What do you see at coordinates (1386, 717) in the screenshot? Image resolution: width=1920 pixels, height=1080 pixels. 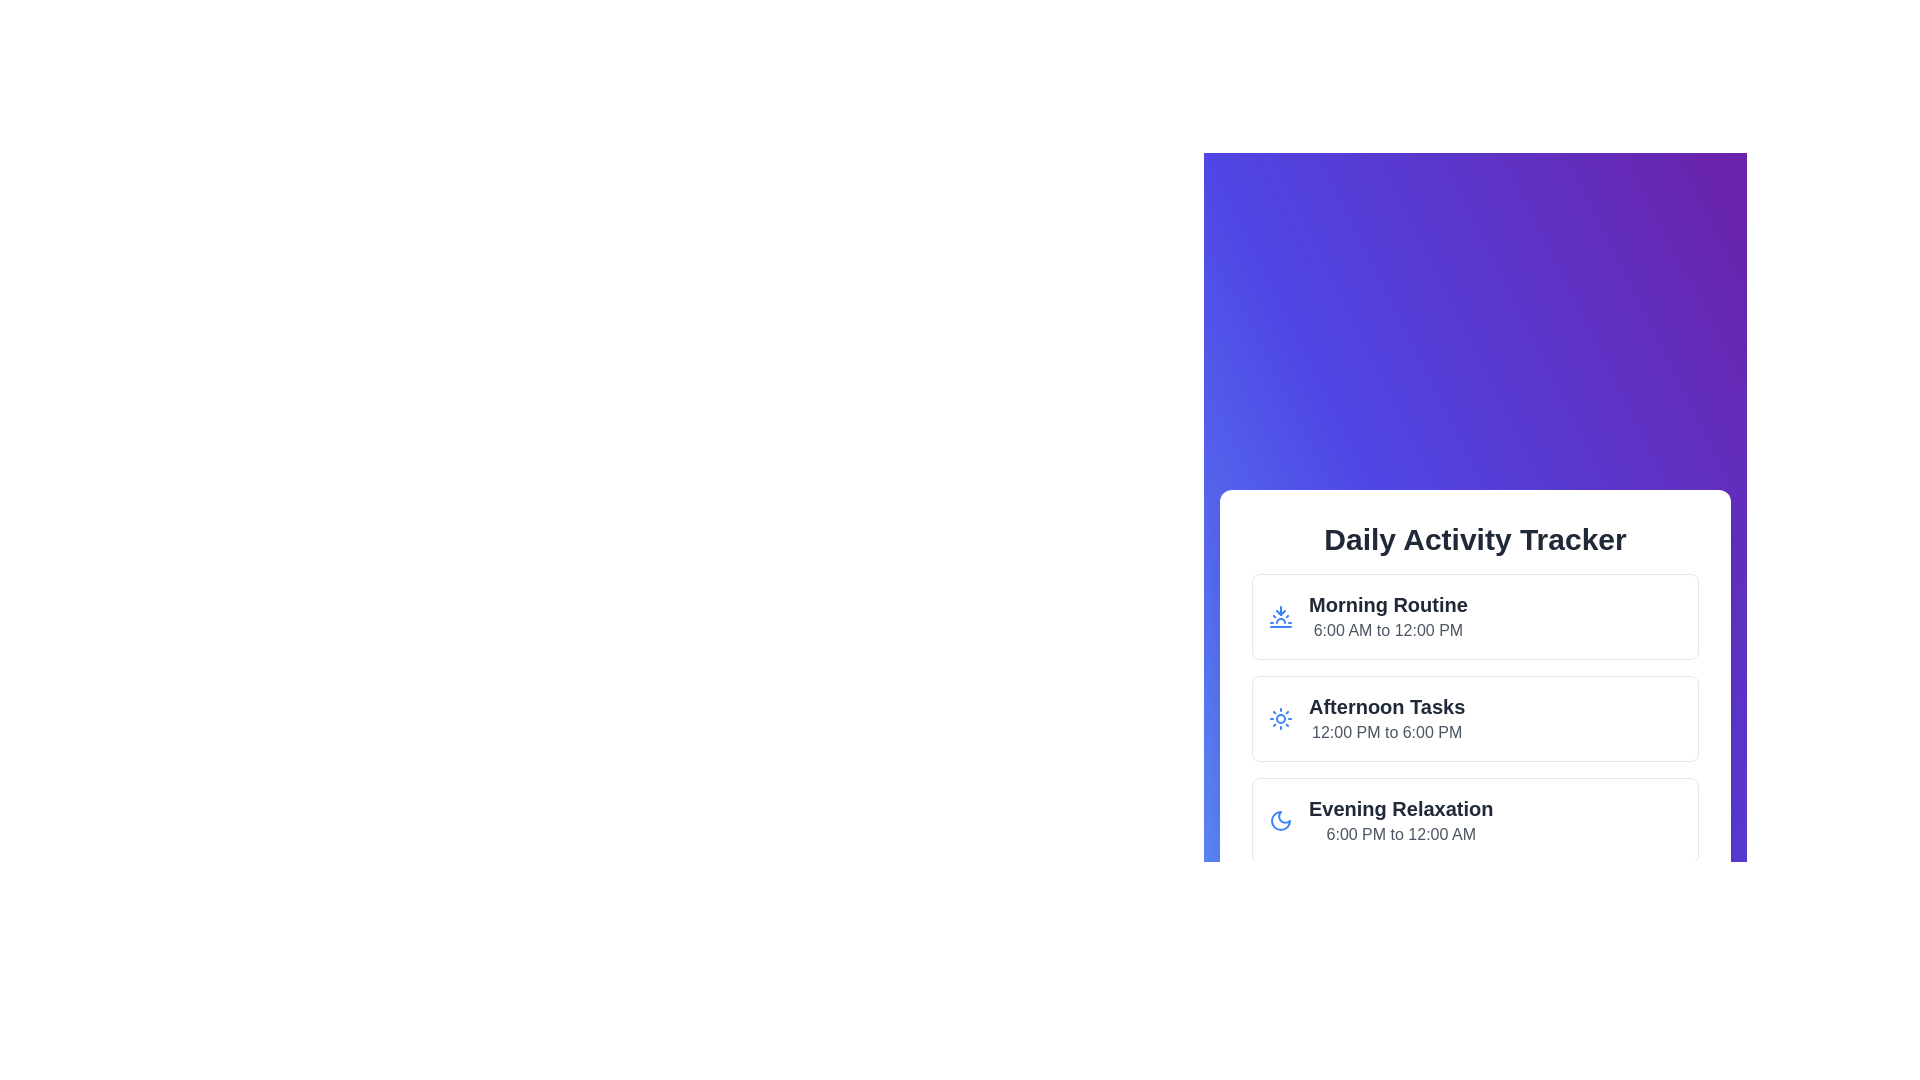 I see `the 'Afternoon Tasks' text block, which indicates the time range '12:00 PM to 6:00 PM', located` at bounding box center [1386, 717].